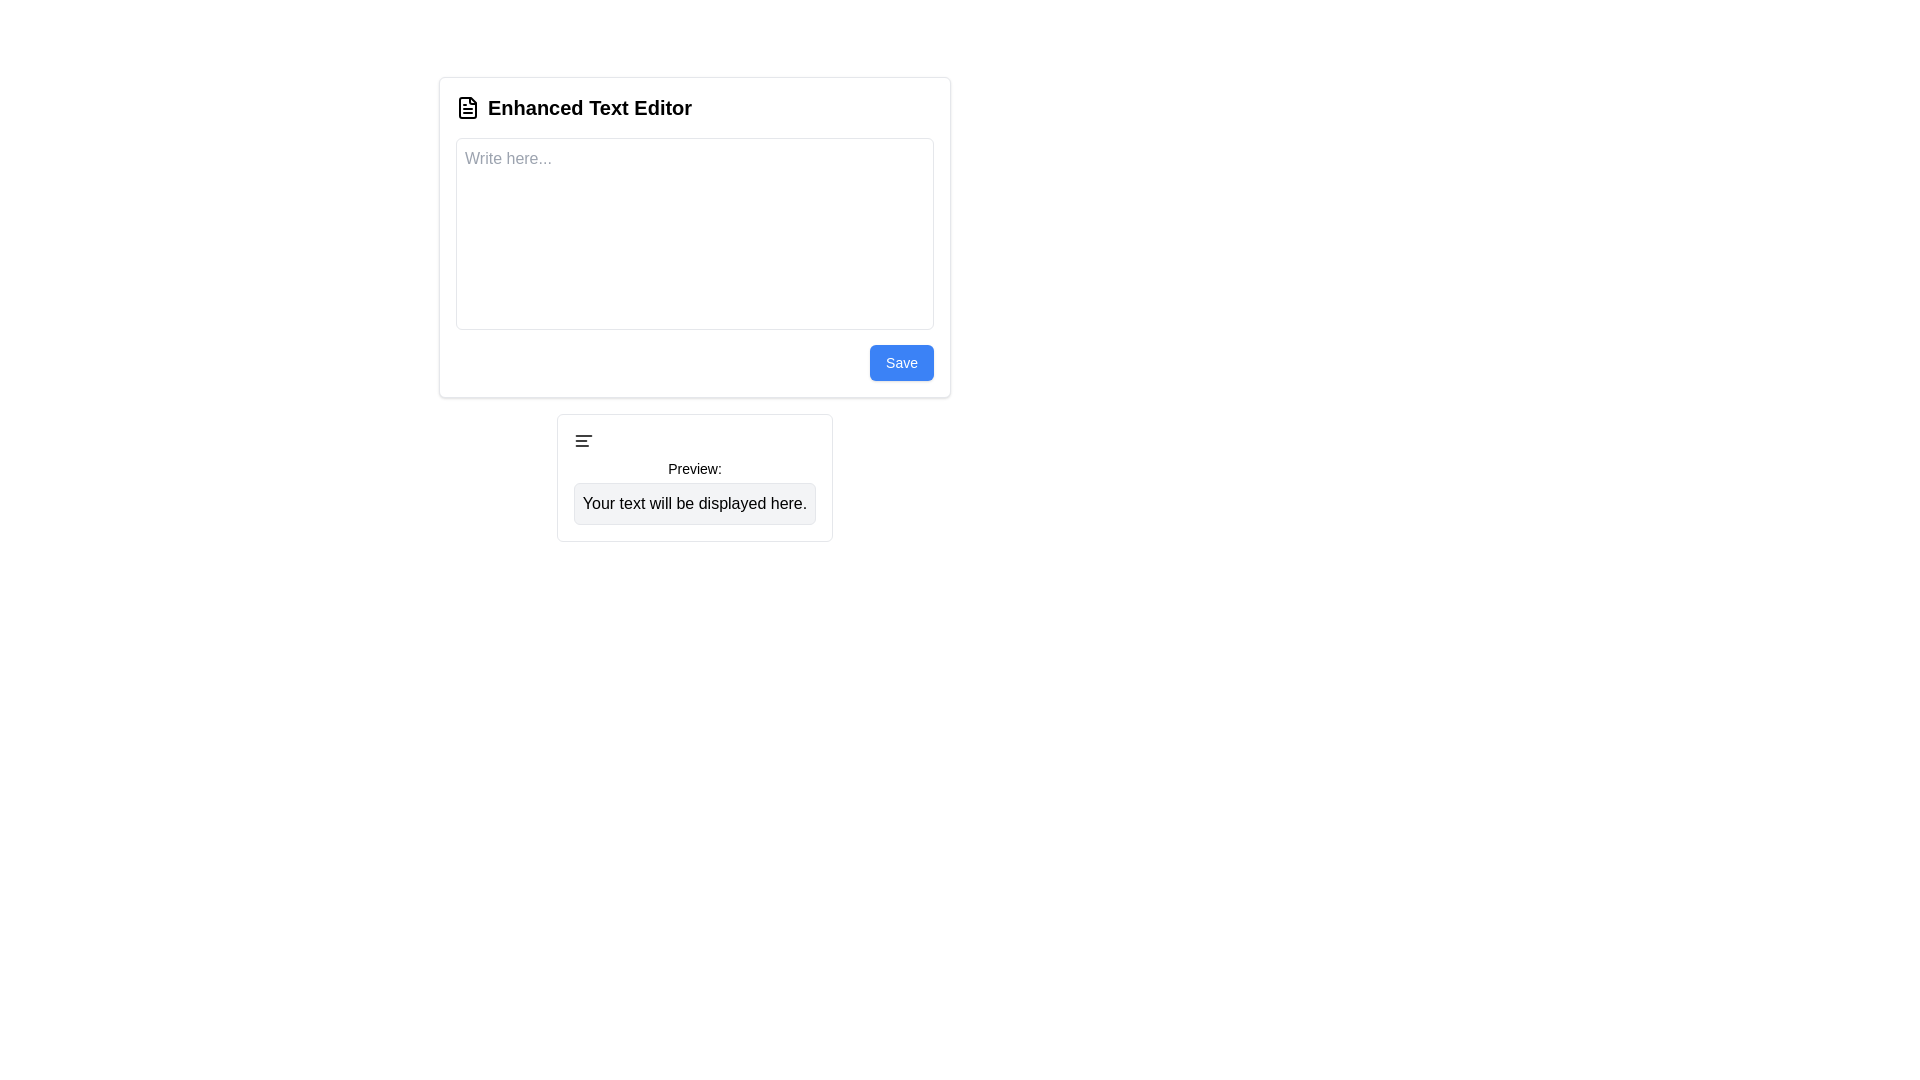  What do you see at coordinates (466, 108) in the screenshot?
I see `the file icon located to the left of the 'Enhanced Text Editor' text to interpret its symbolic meaning` at bounding box center [466, 108].